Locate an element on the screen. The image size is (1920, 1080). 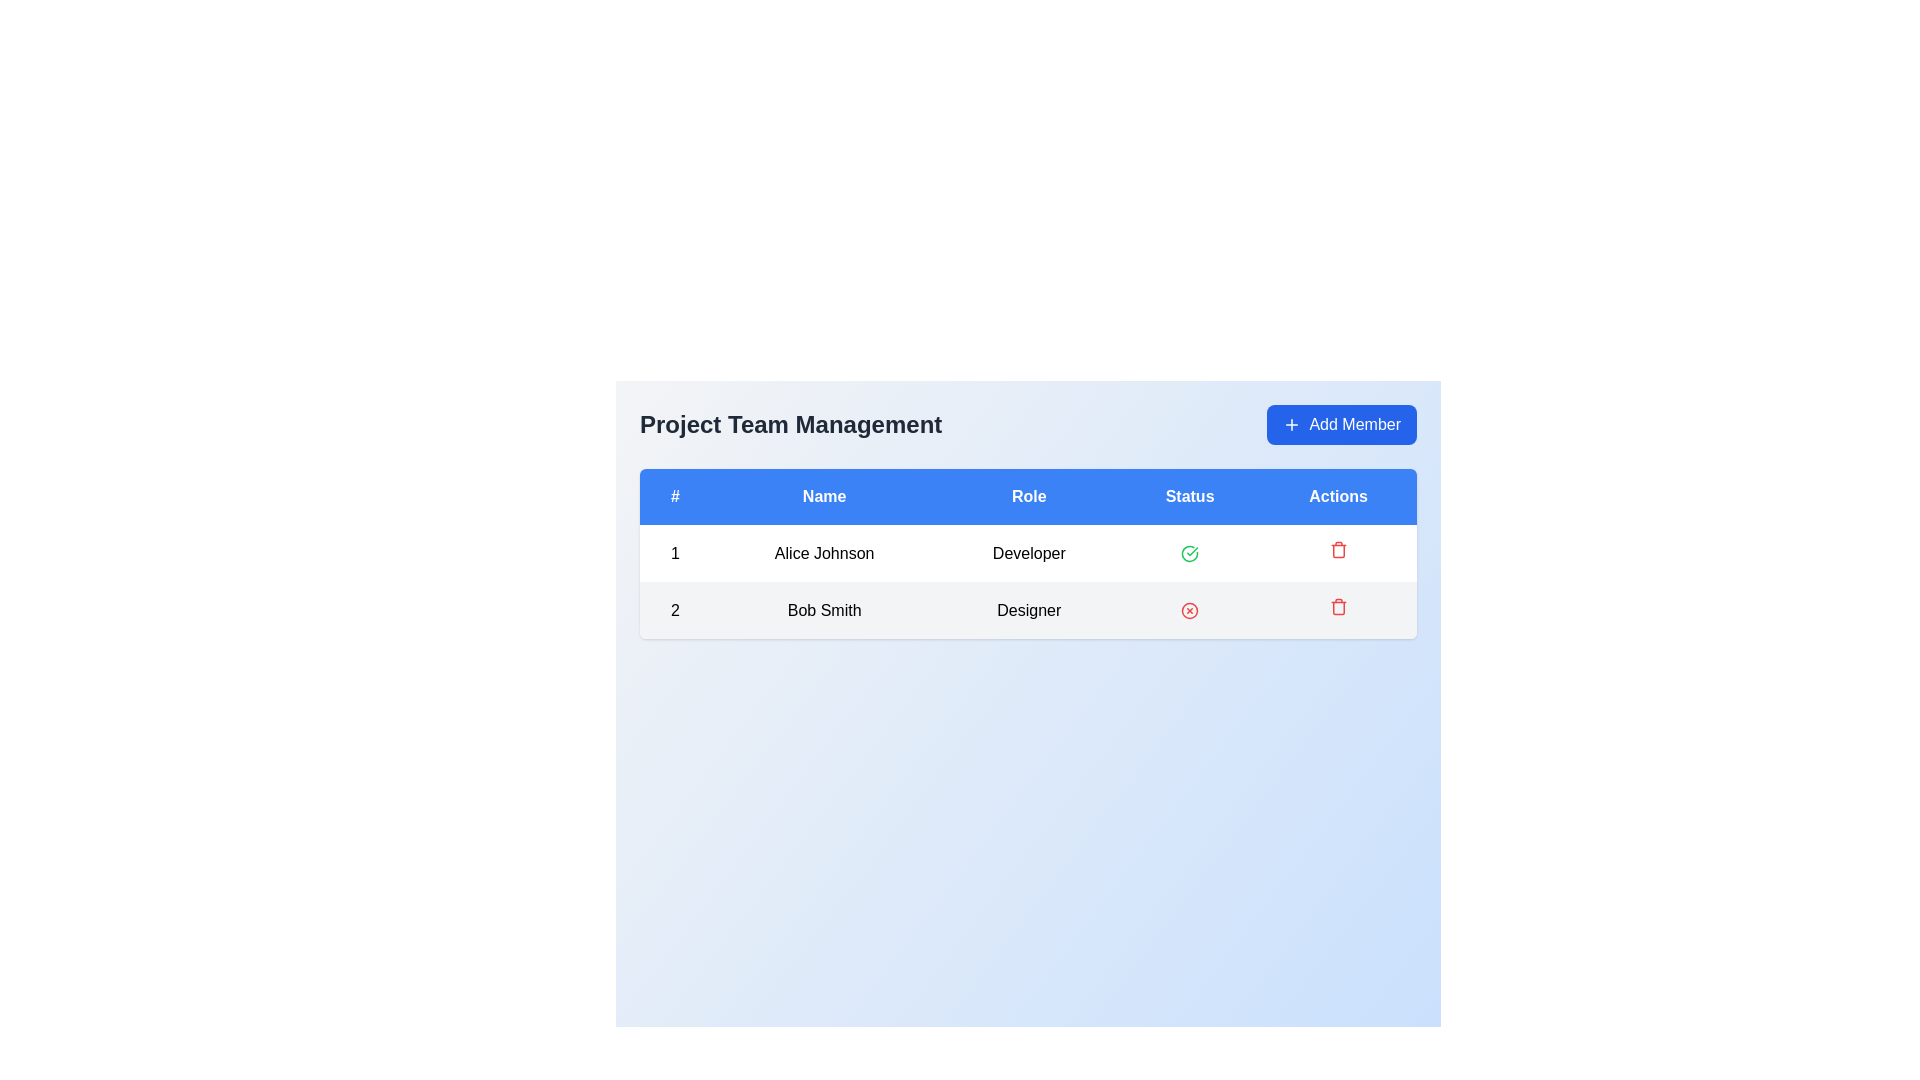
the small red trash can icon button in the 'Actions' column for user 'Alice Johnson' is located at coordinates (1338, 553).